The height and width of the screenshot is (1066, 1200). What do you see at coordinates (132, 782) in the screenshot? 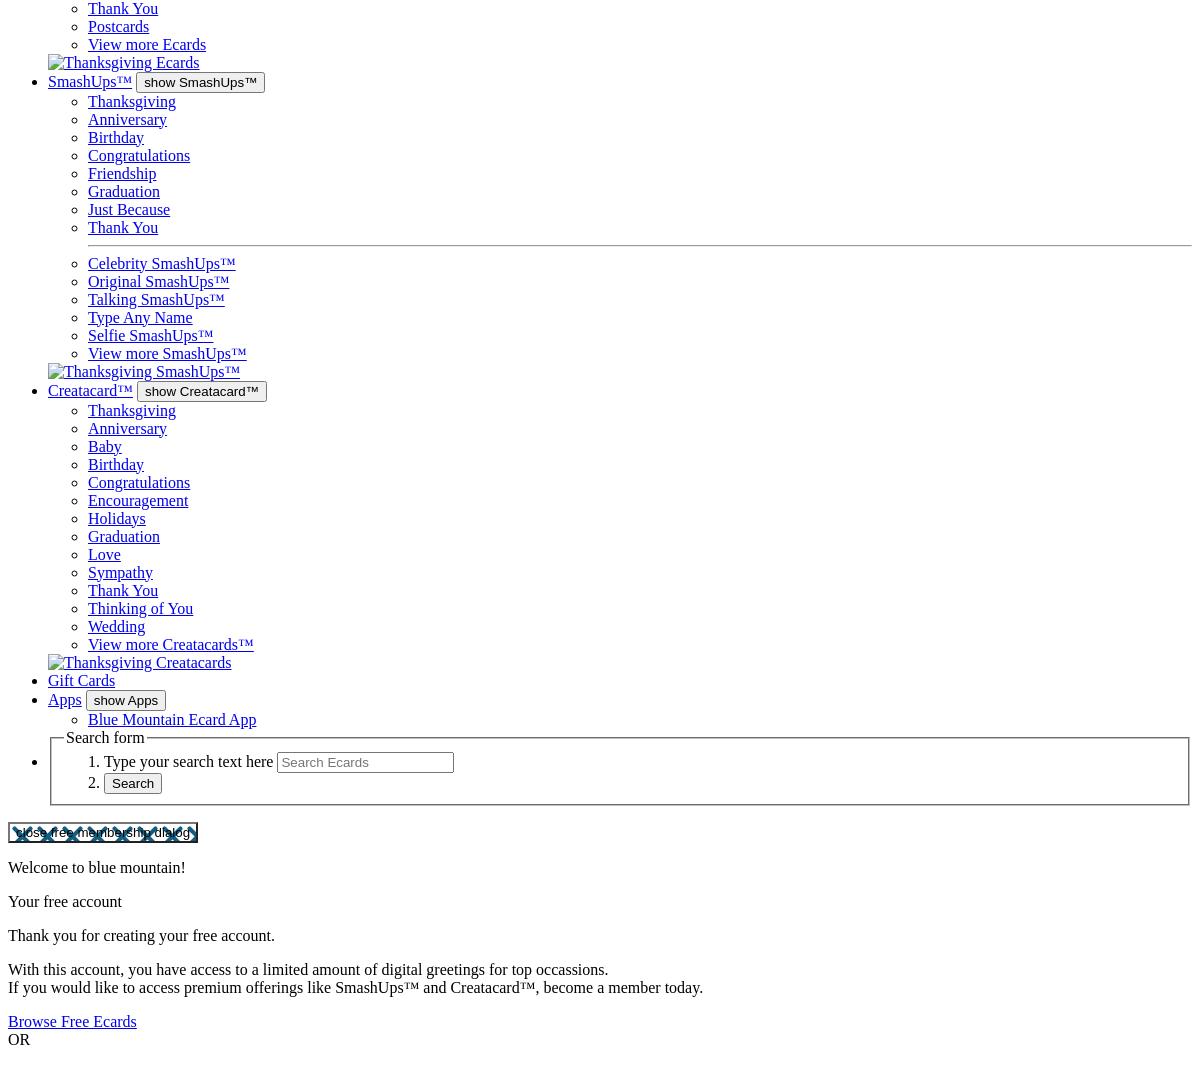
I see `'Search'` at bounding box center [132, 782].